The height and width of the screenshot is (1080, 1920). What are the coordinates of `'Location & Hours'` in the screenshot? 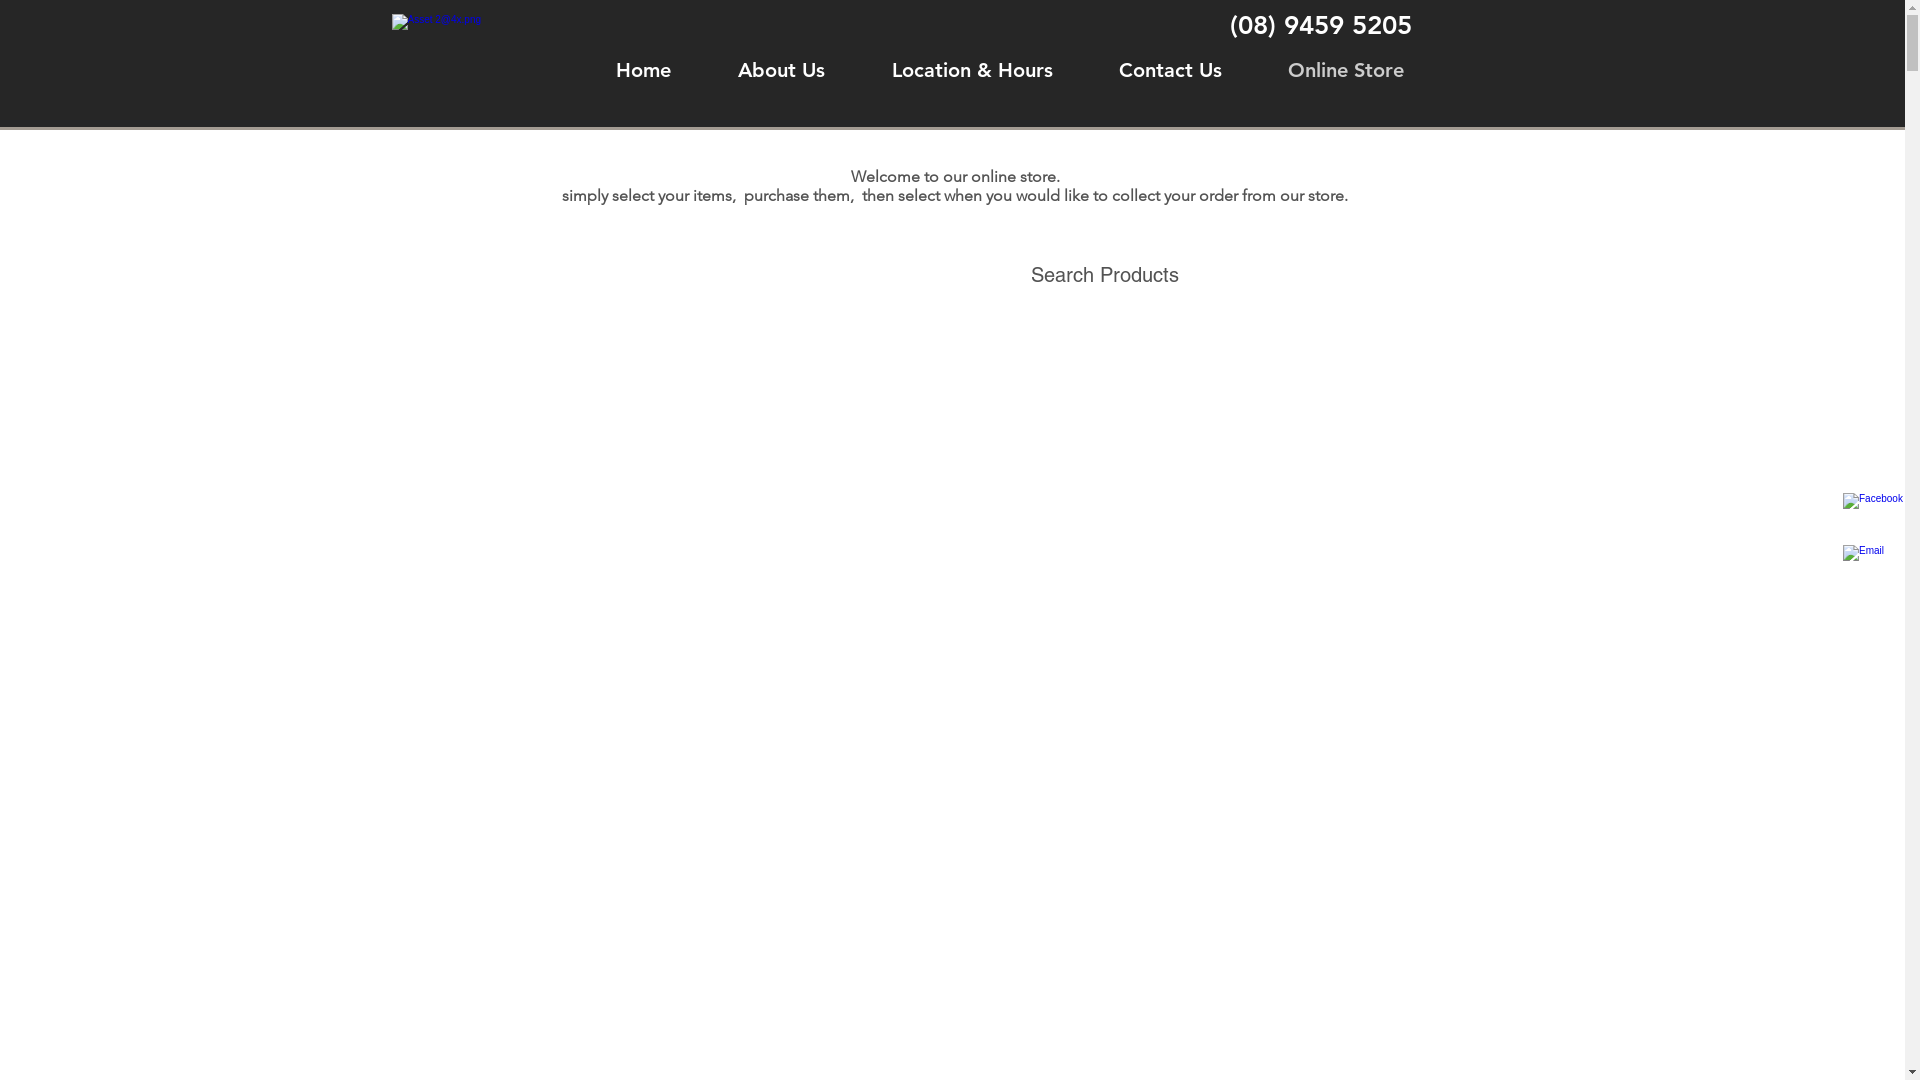 It's located at (971, 69).